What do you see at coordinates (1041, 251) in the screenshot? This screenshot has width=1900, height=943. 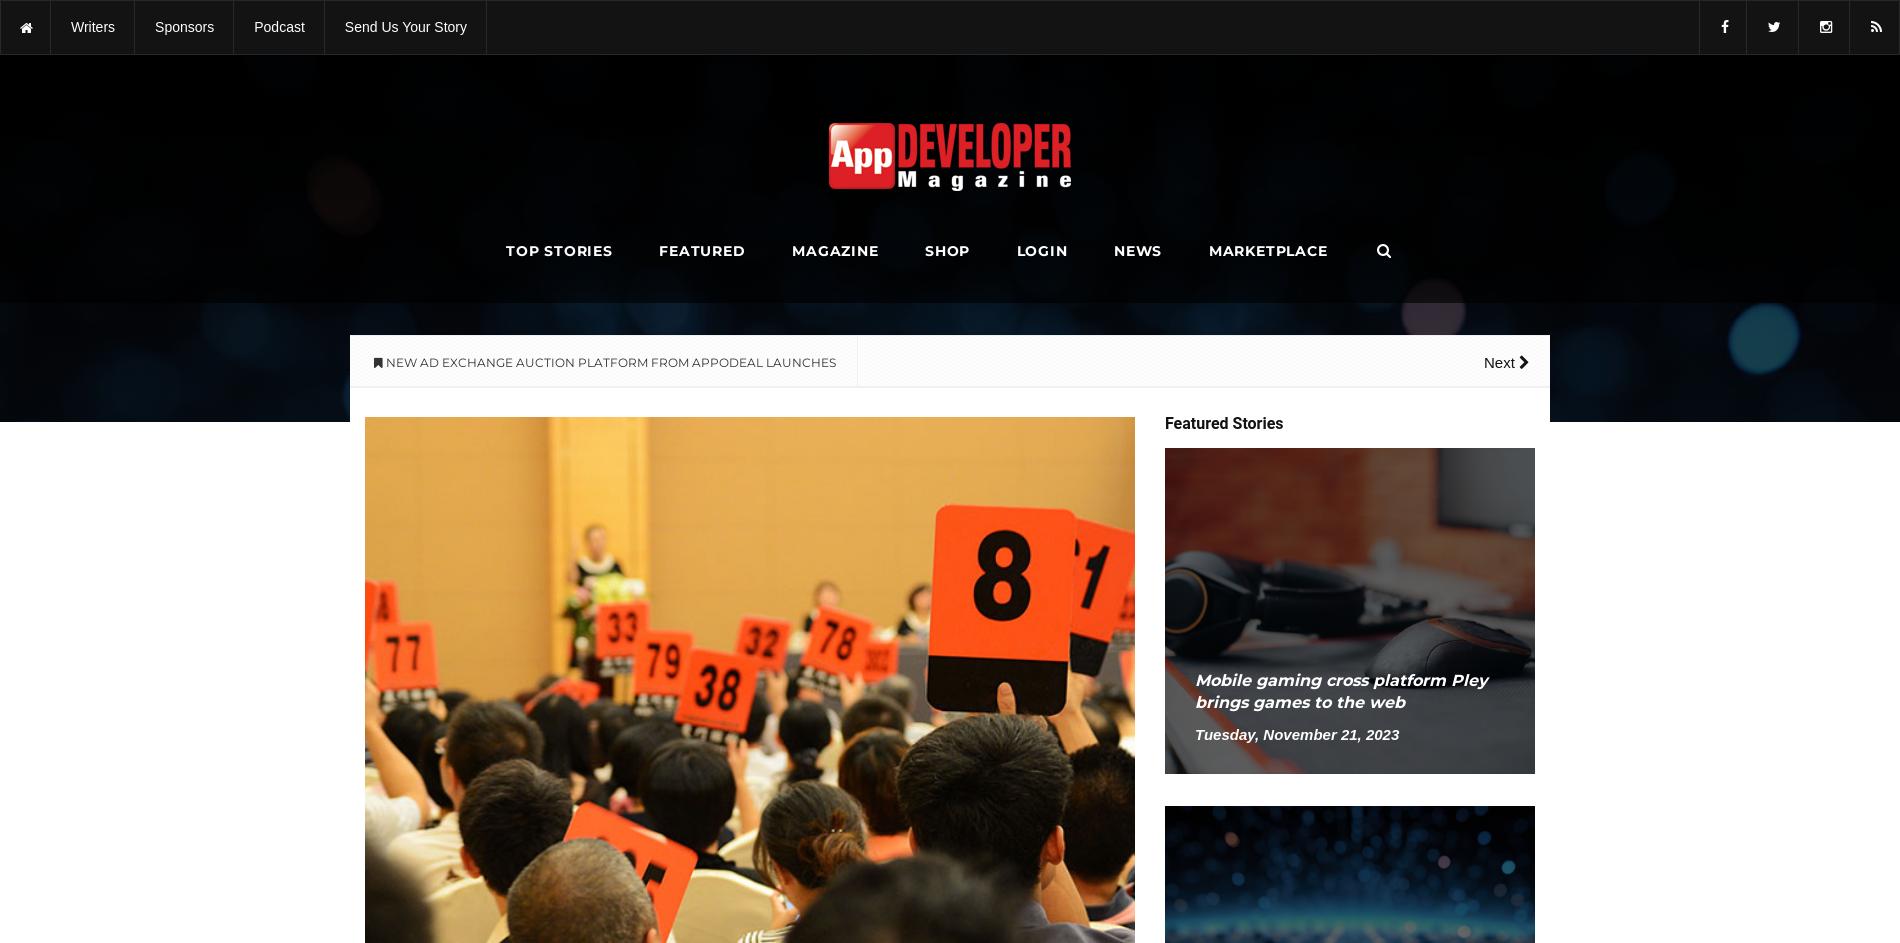 I see `'Login'` at bounding box center [1041, 251].